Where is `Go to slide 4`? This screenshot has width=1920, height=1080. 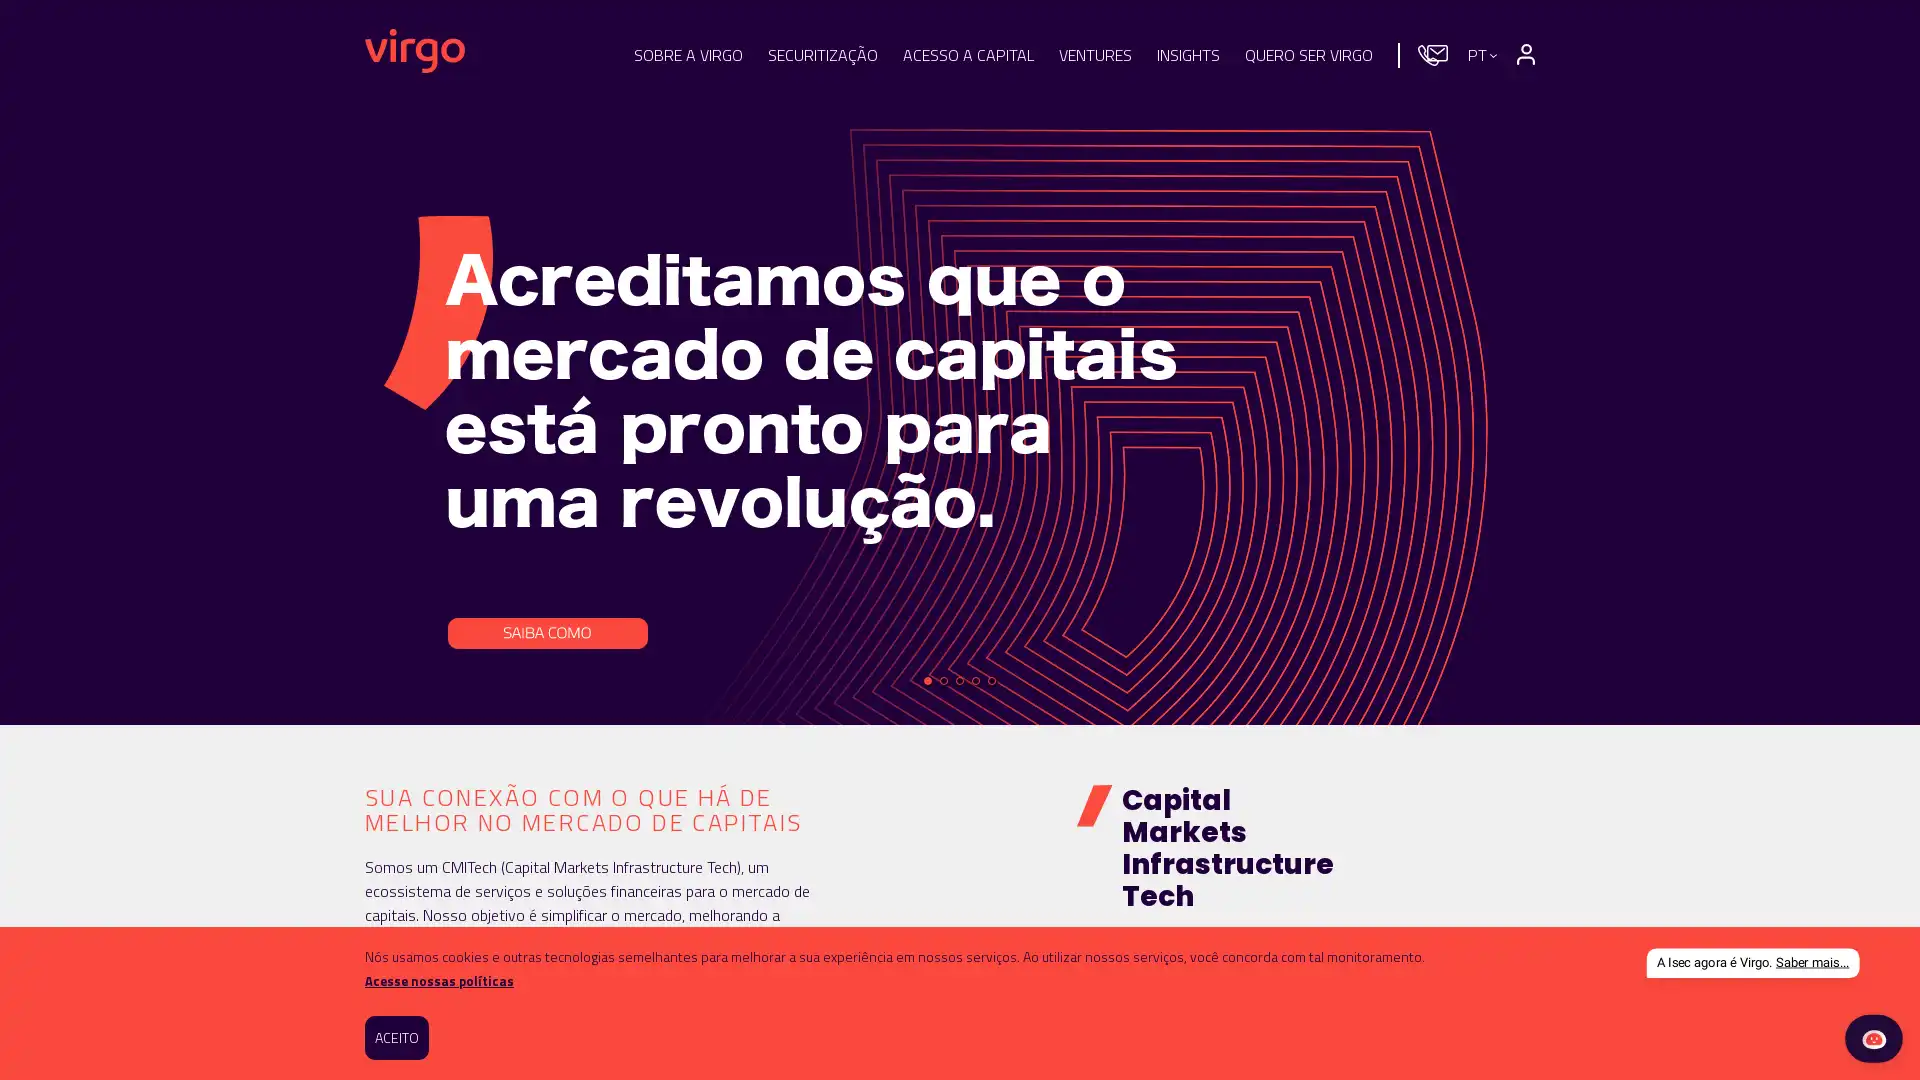
Go to slide 4 is located at coordinates (975, 680).